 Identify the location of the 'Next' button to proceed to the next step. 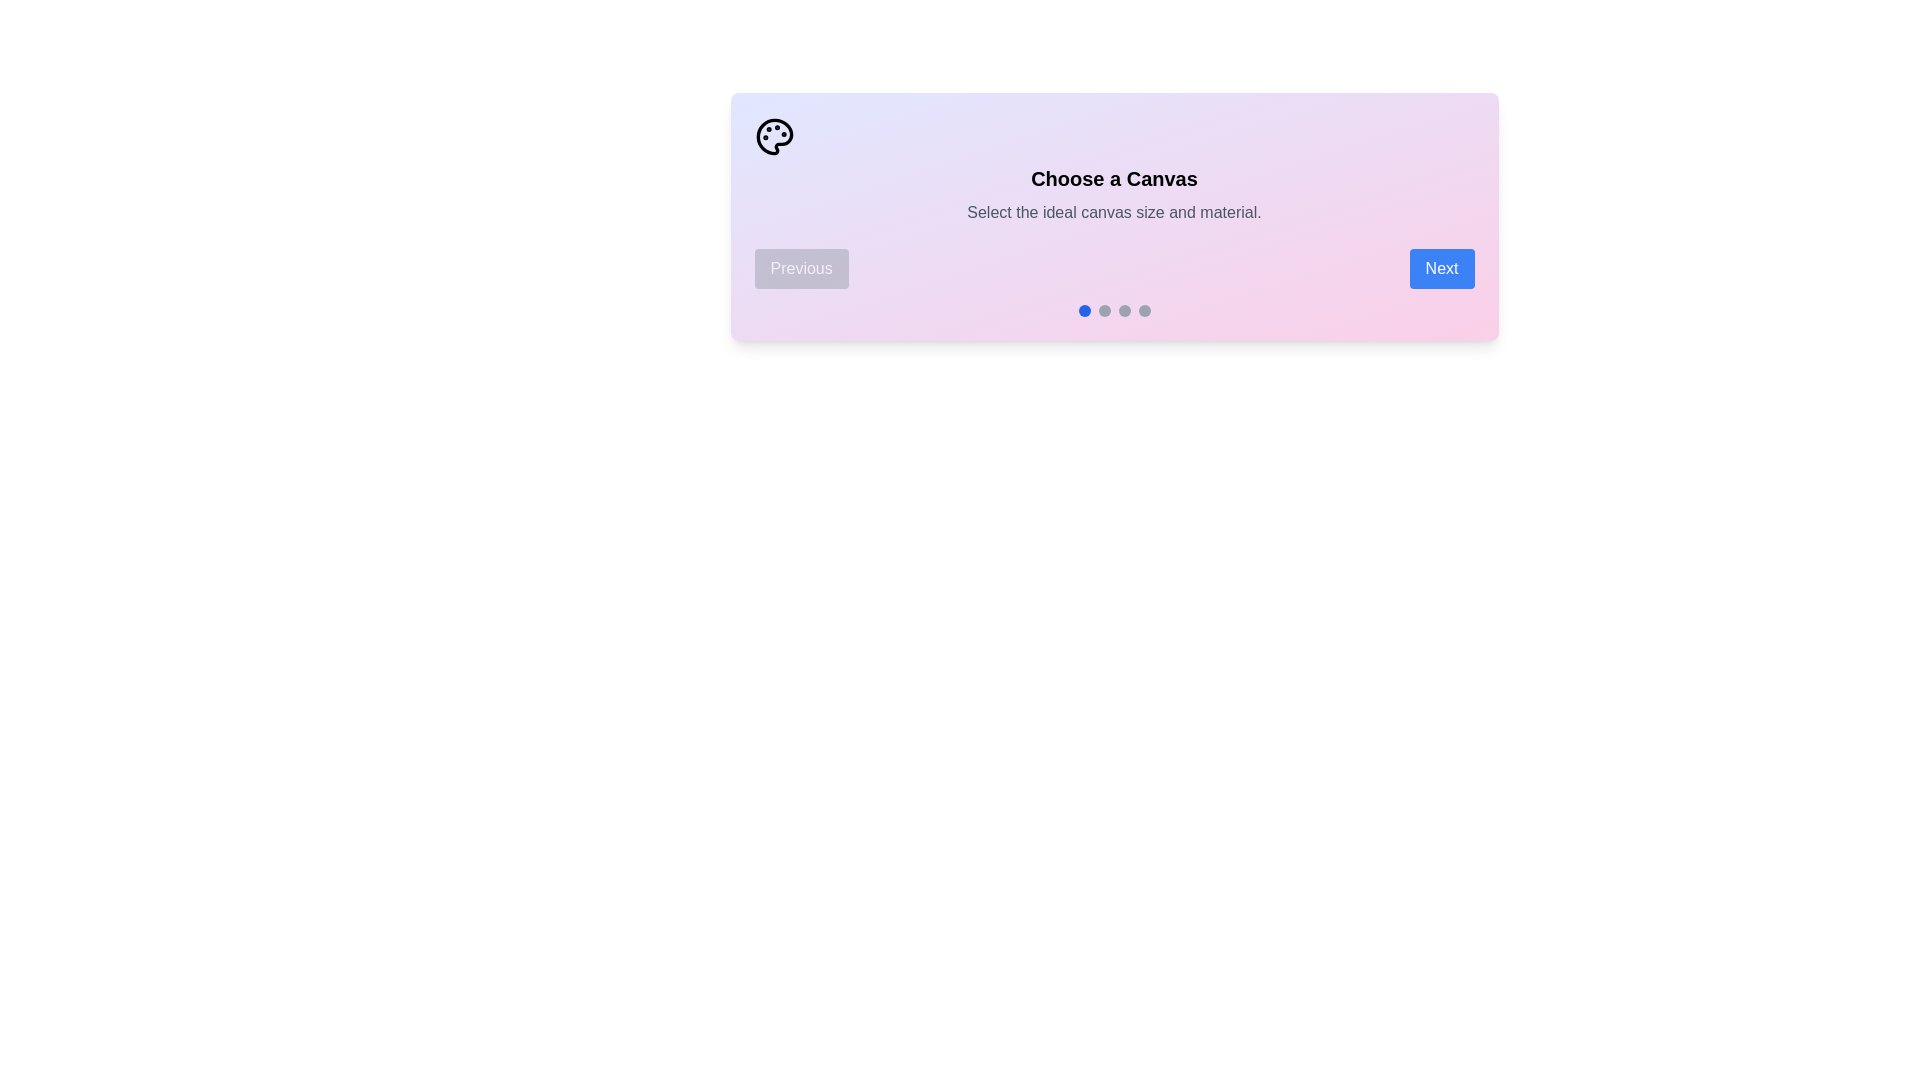
(1441, 268).